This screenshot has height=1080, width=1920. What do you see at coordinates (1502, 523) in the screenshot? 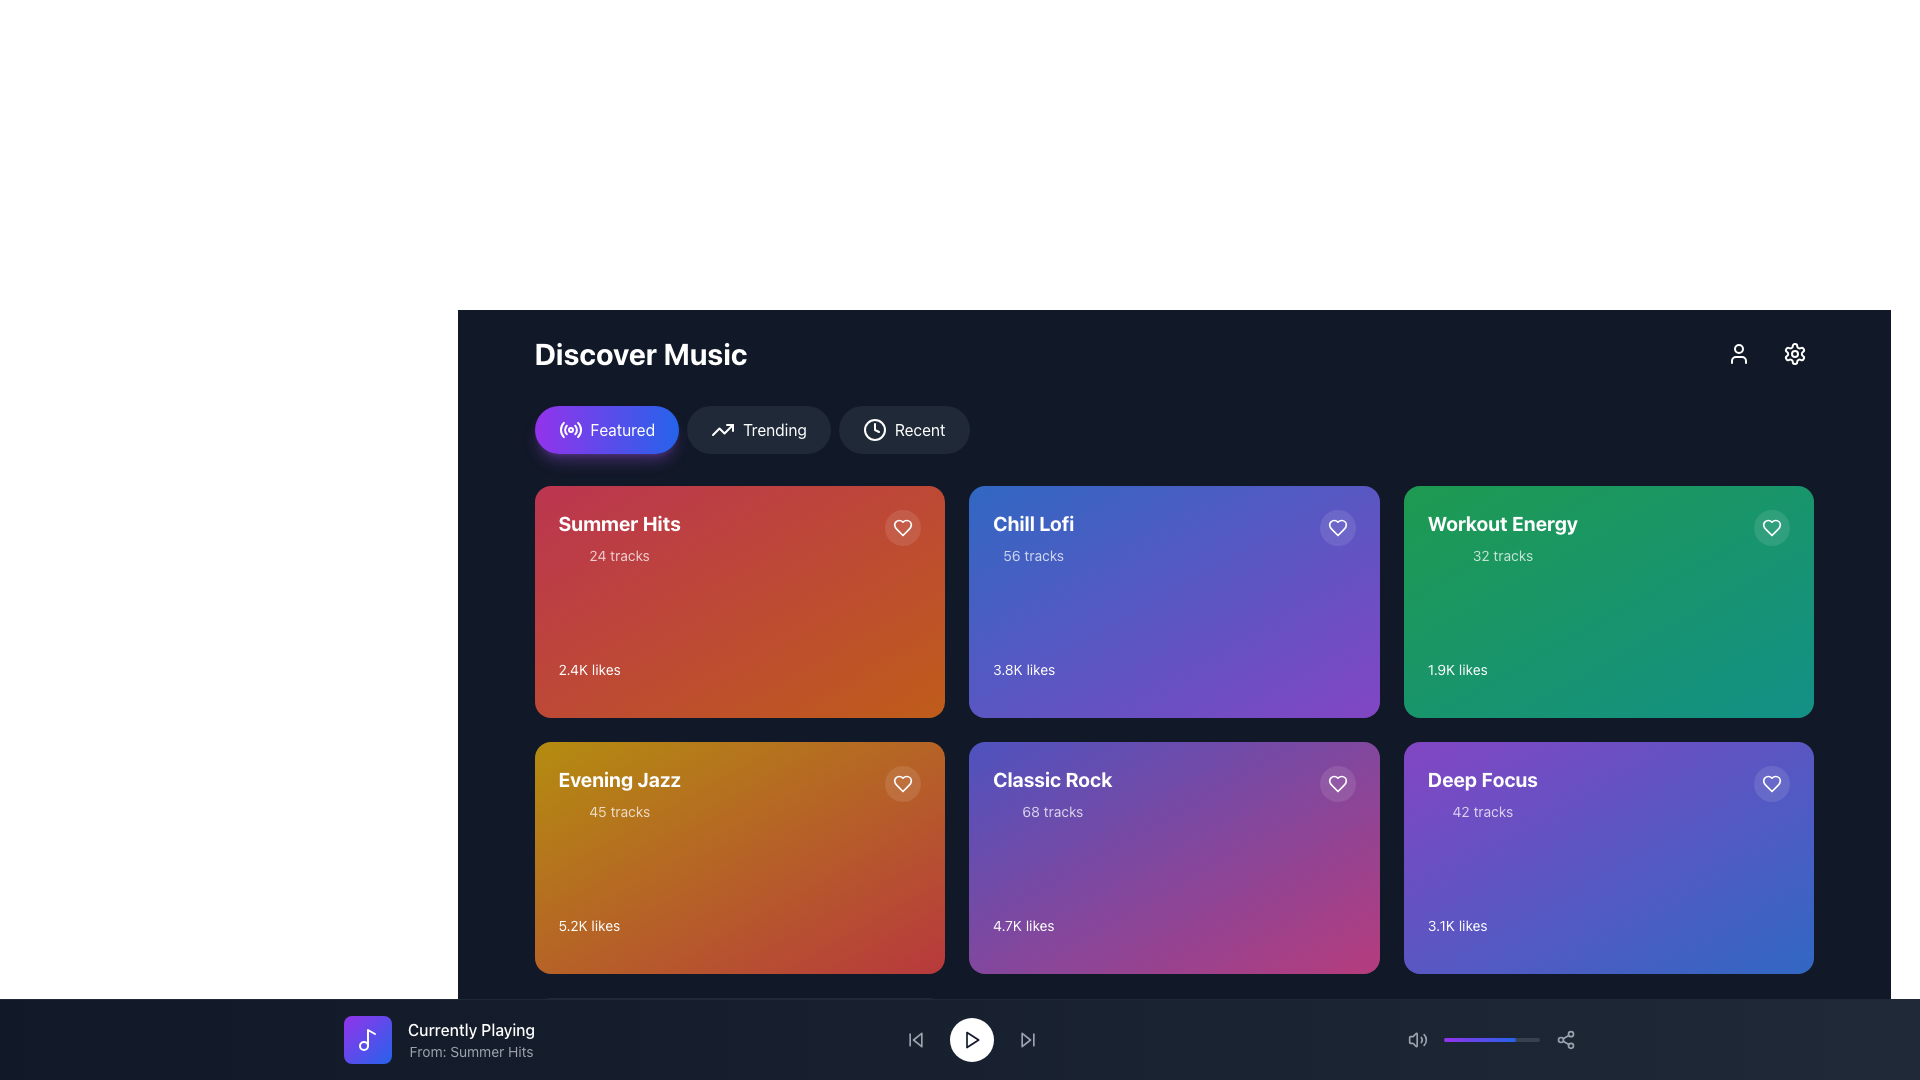
I see `text displayed in the 'Workout Energy' label, which is located in the top-right card of the grid and is styled with a green background` at bounding box center [1502, 523].